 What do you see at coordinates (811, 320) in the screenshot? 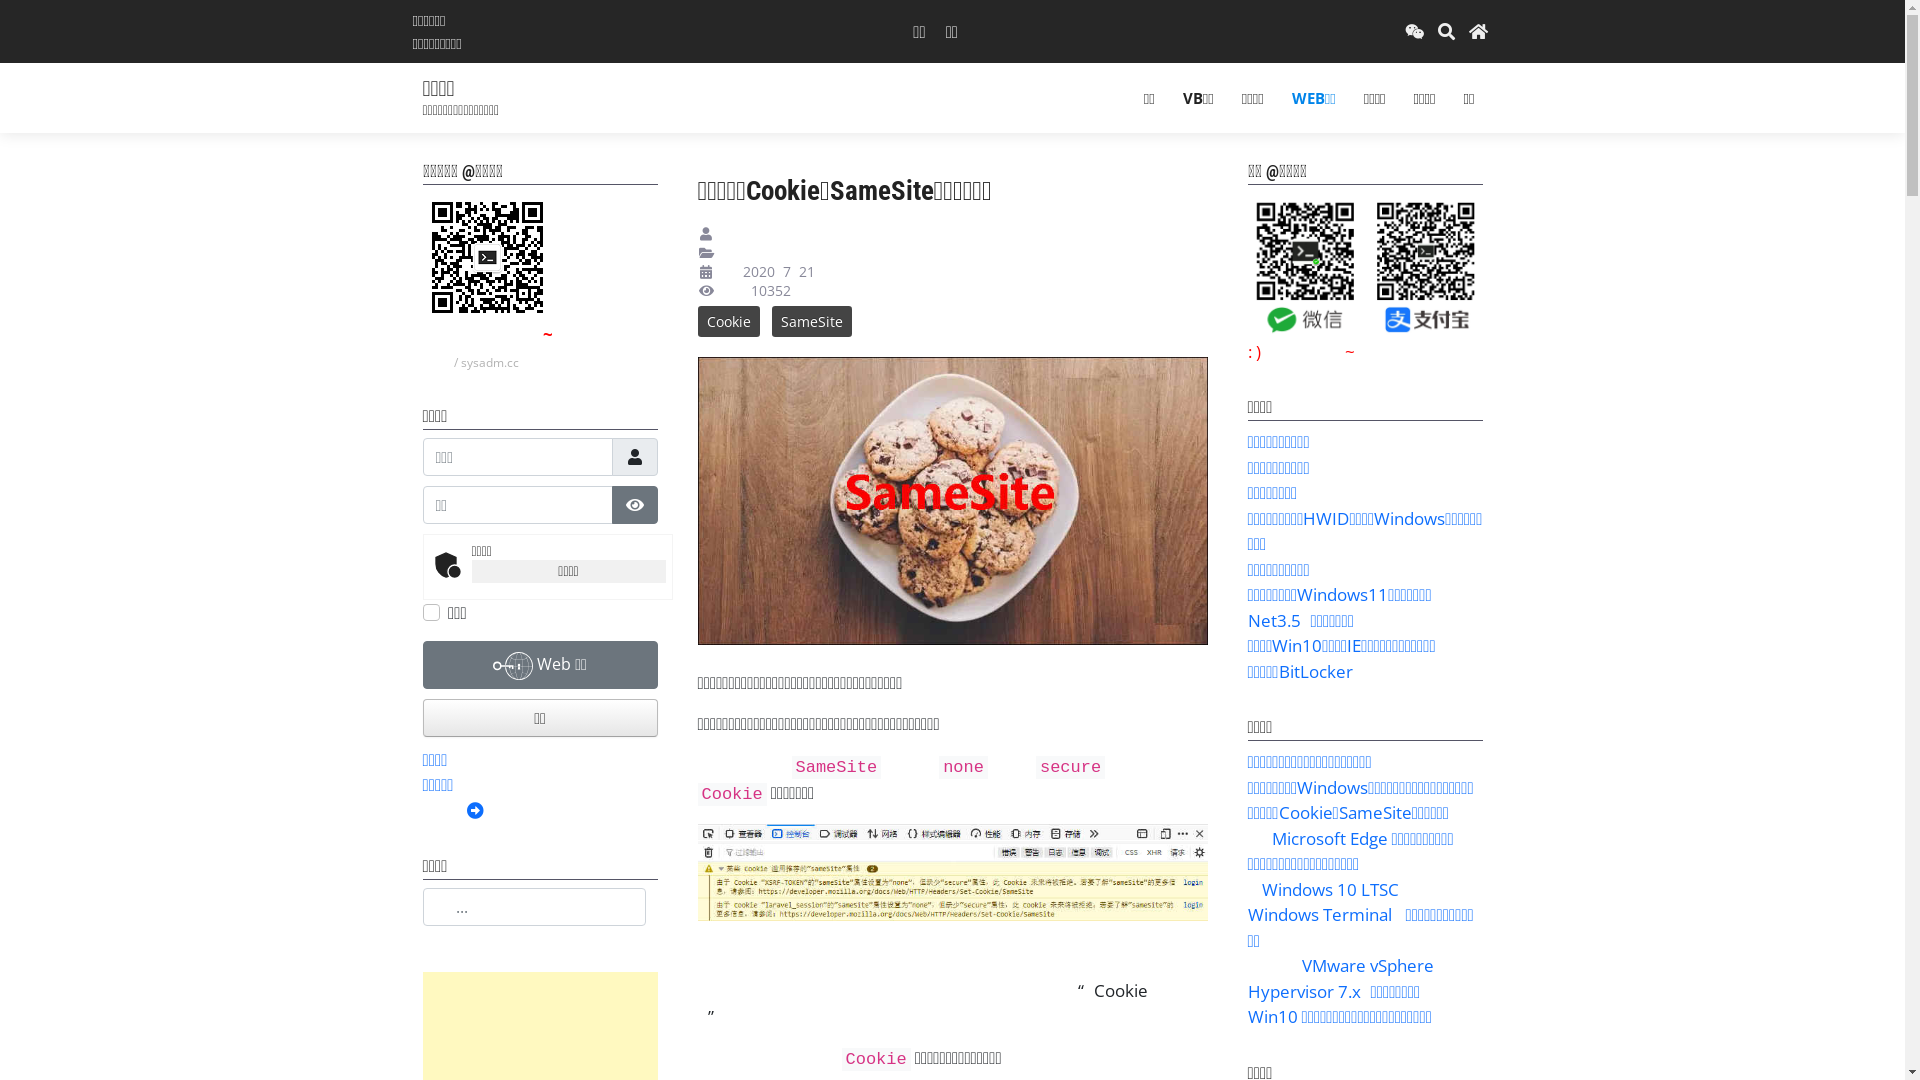
I see `'SameSite'` at bounding box center [811, 320].